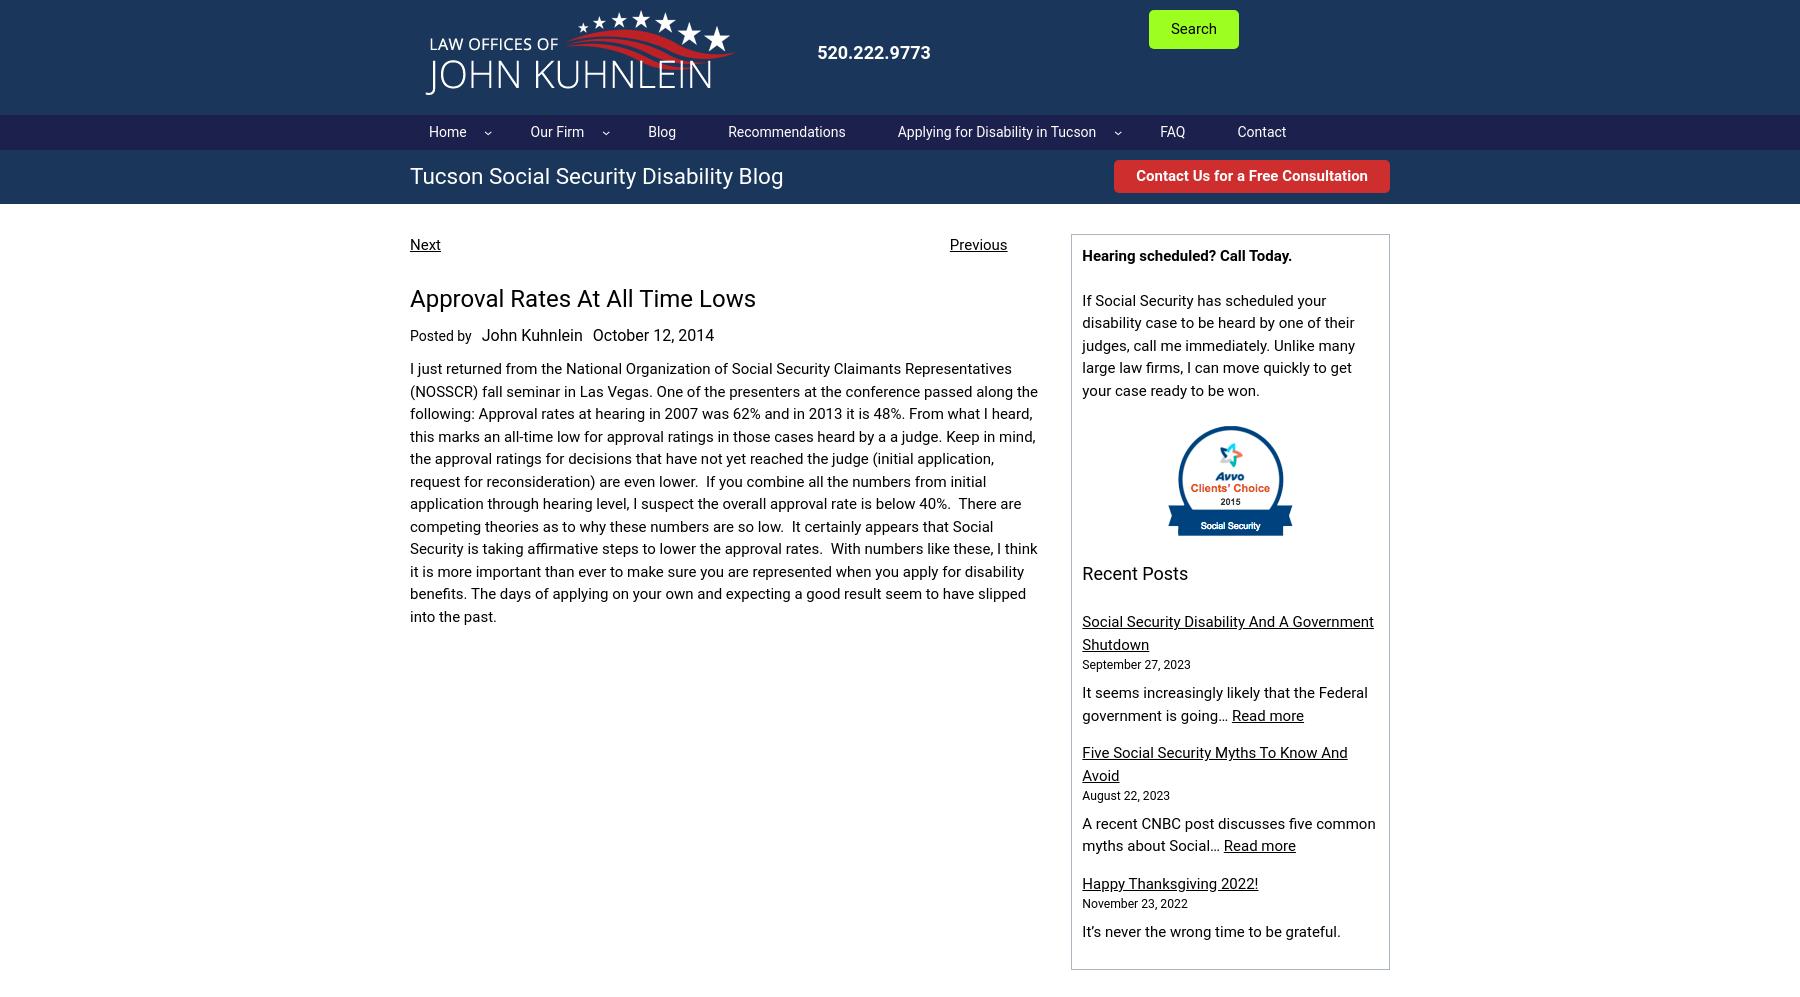 The image size is (1800, 997). Describe the element at coordinates (1169, 29) in the screenshot. I see `'Search'` at that location.